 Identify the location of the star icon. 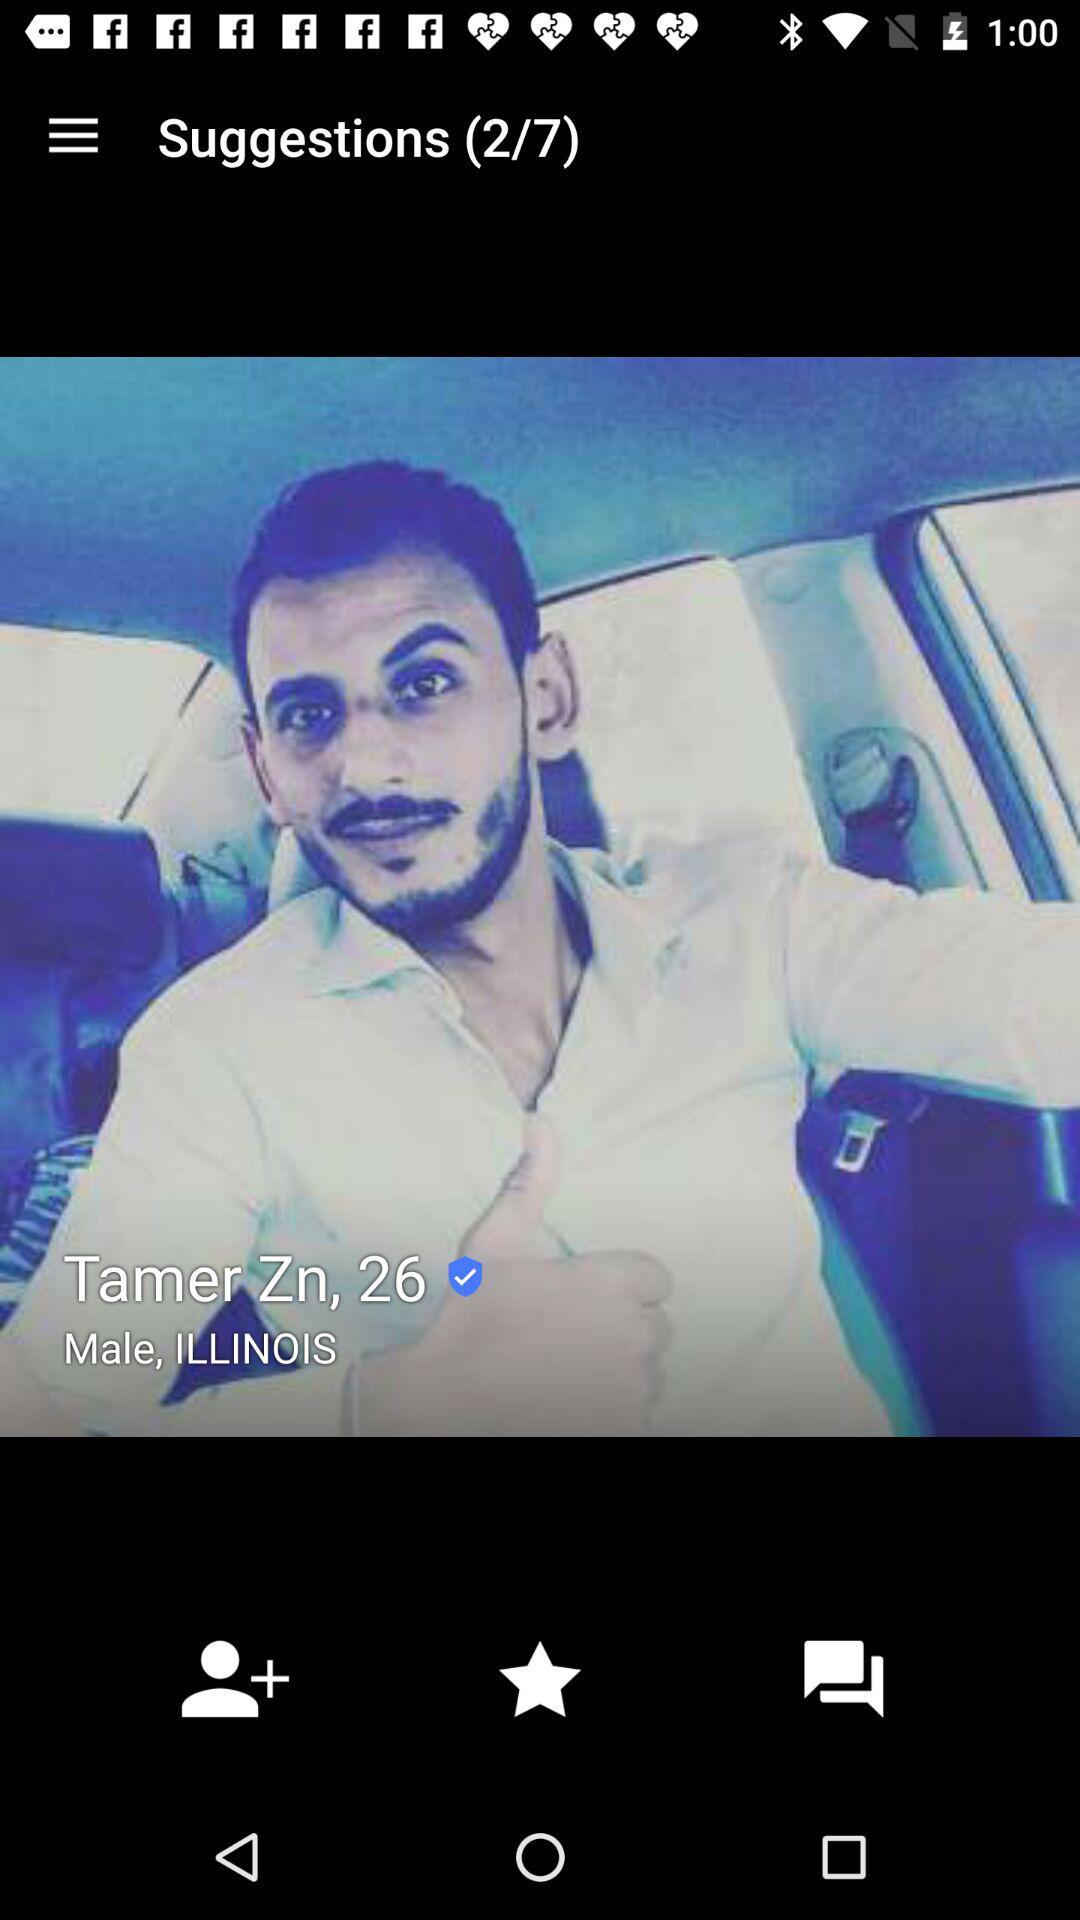
(538, 1678).